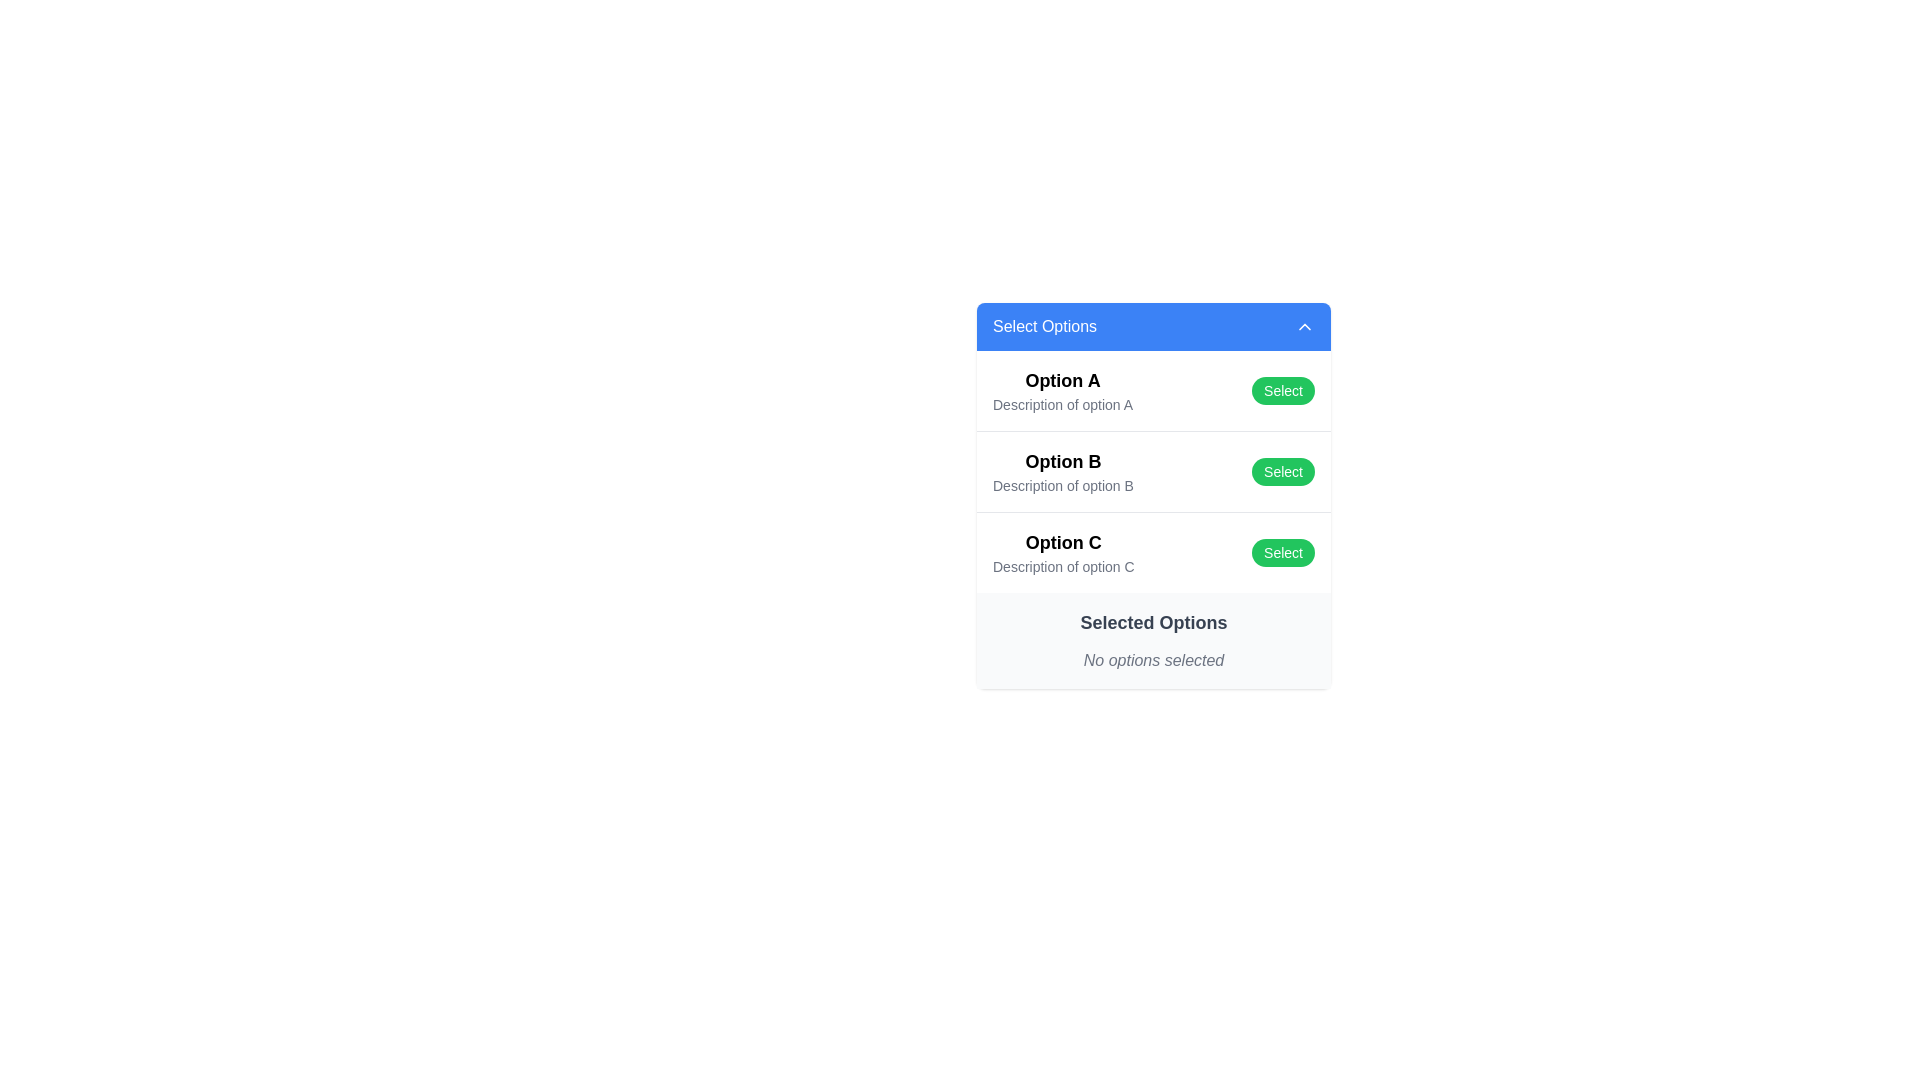 The image size is (1920, 1080). Describe the element at coordinates (1062, 390) in the screenshot. I see `the first option in the selection list under the blue header 'Select Options', which serves as a visual reference for the user` at that location.